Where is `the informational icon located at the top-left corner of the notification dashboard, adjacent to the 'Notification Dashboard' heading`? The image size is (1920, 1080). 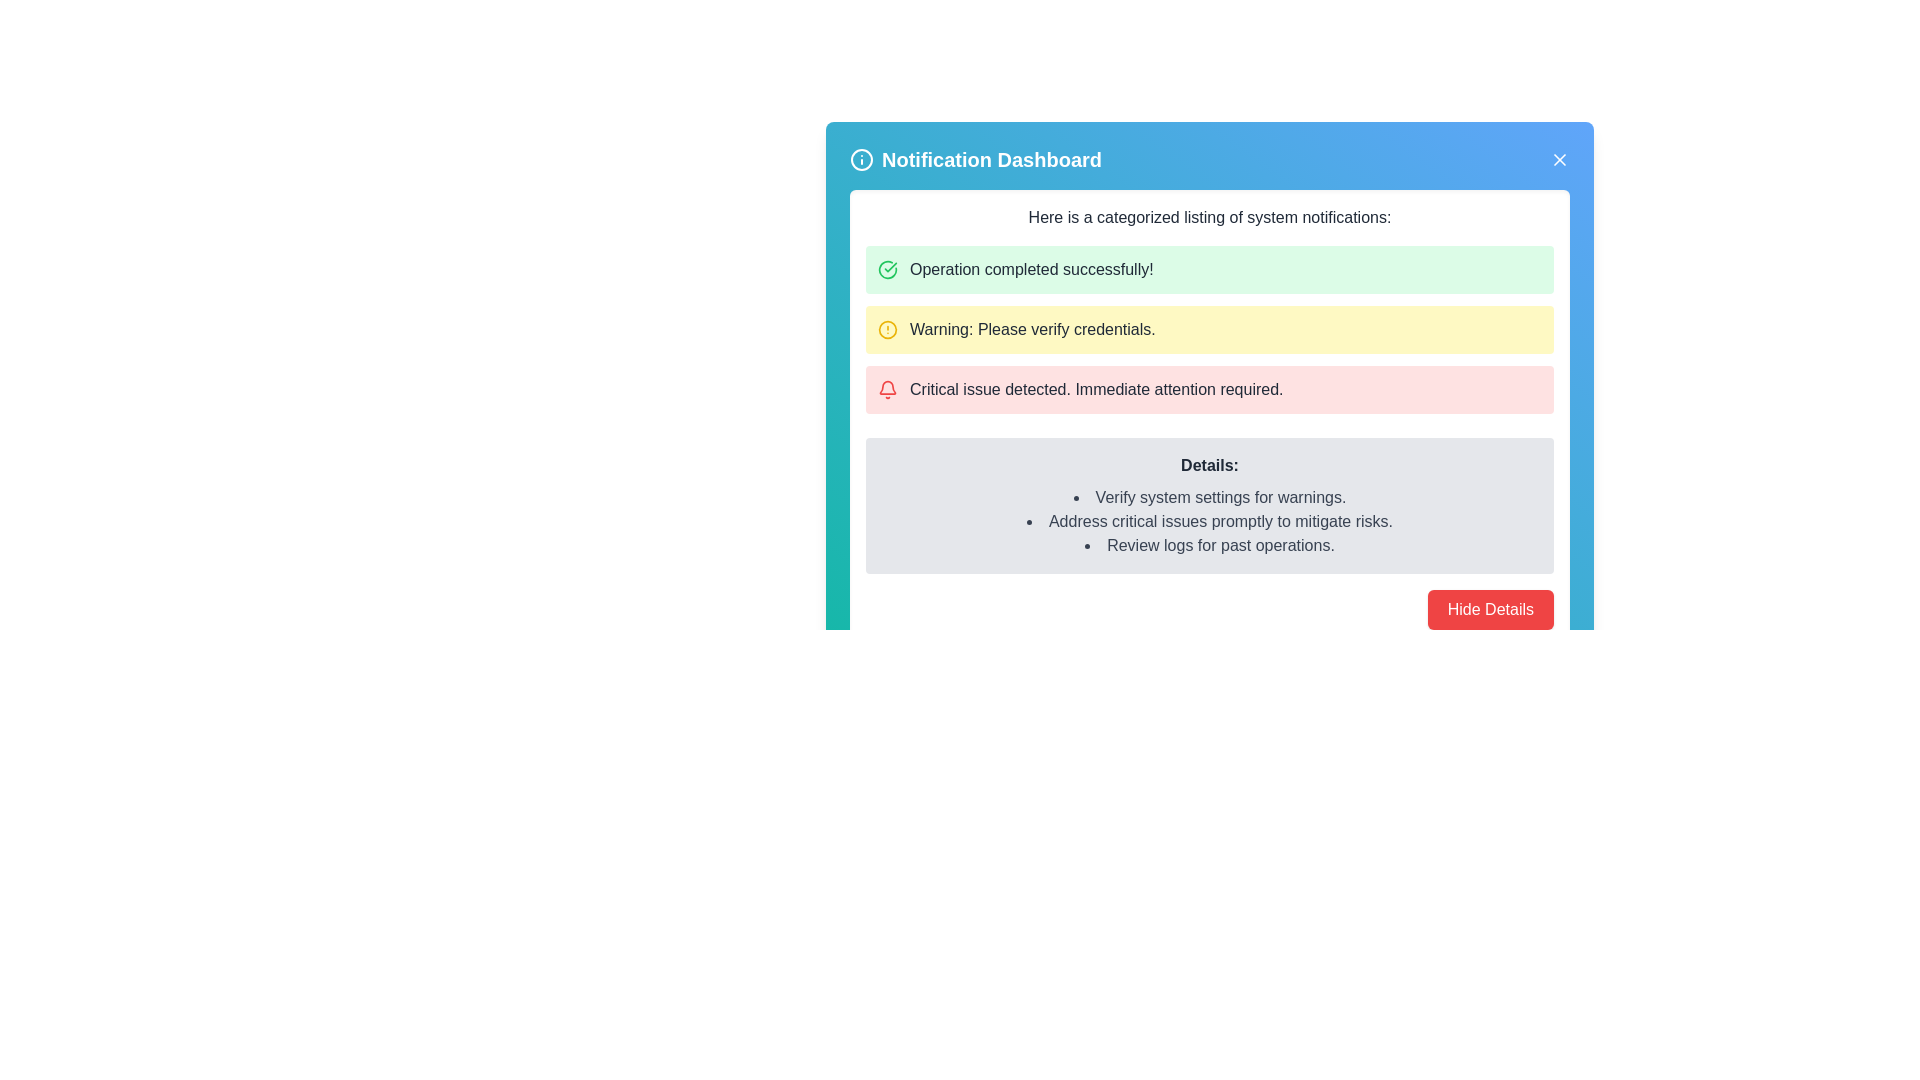 the informational icon located at the top-left corner of the notification dashboard, adjacent to the 'Notification Dashboard' heading is located at coordinates (862, 158).